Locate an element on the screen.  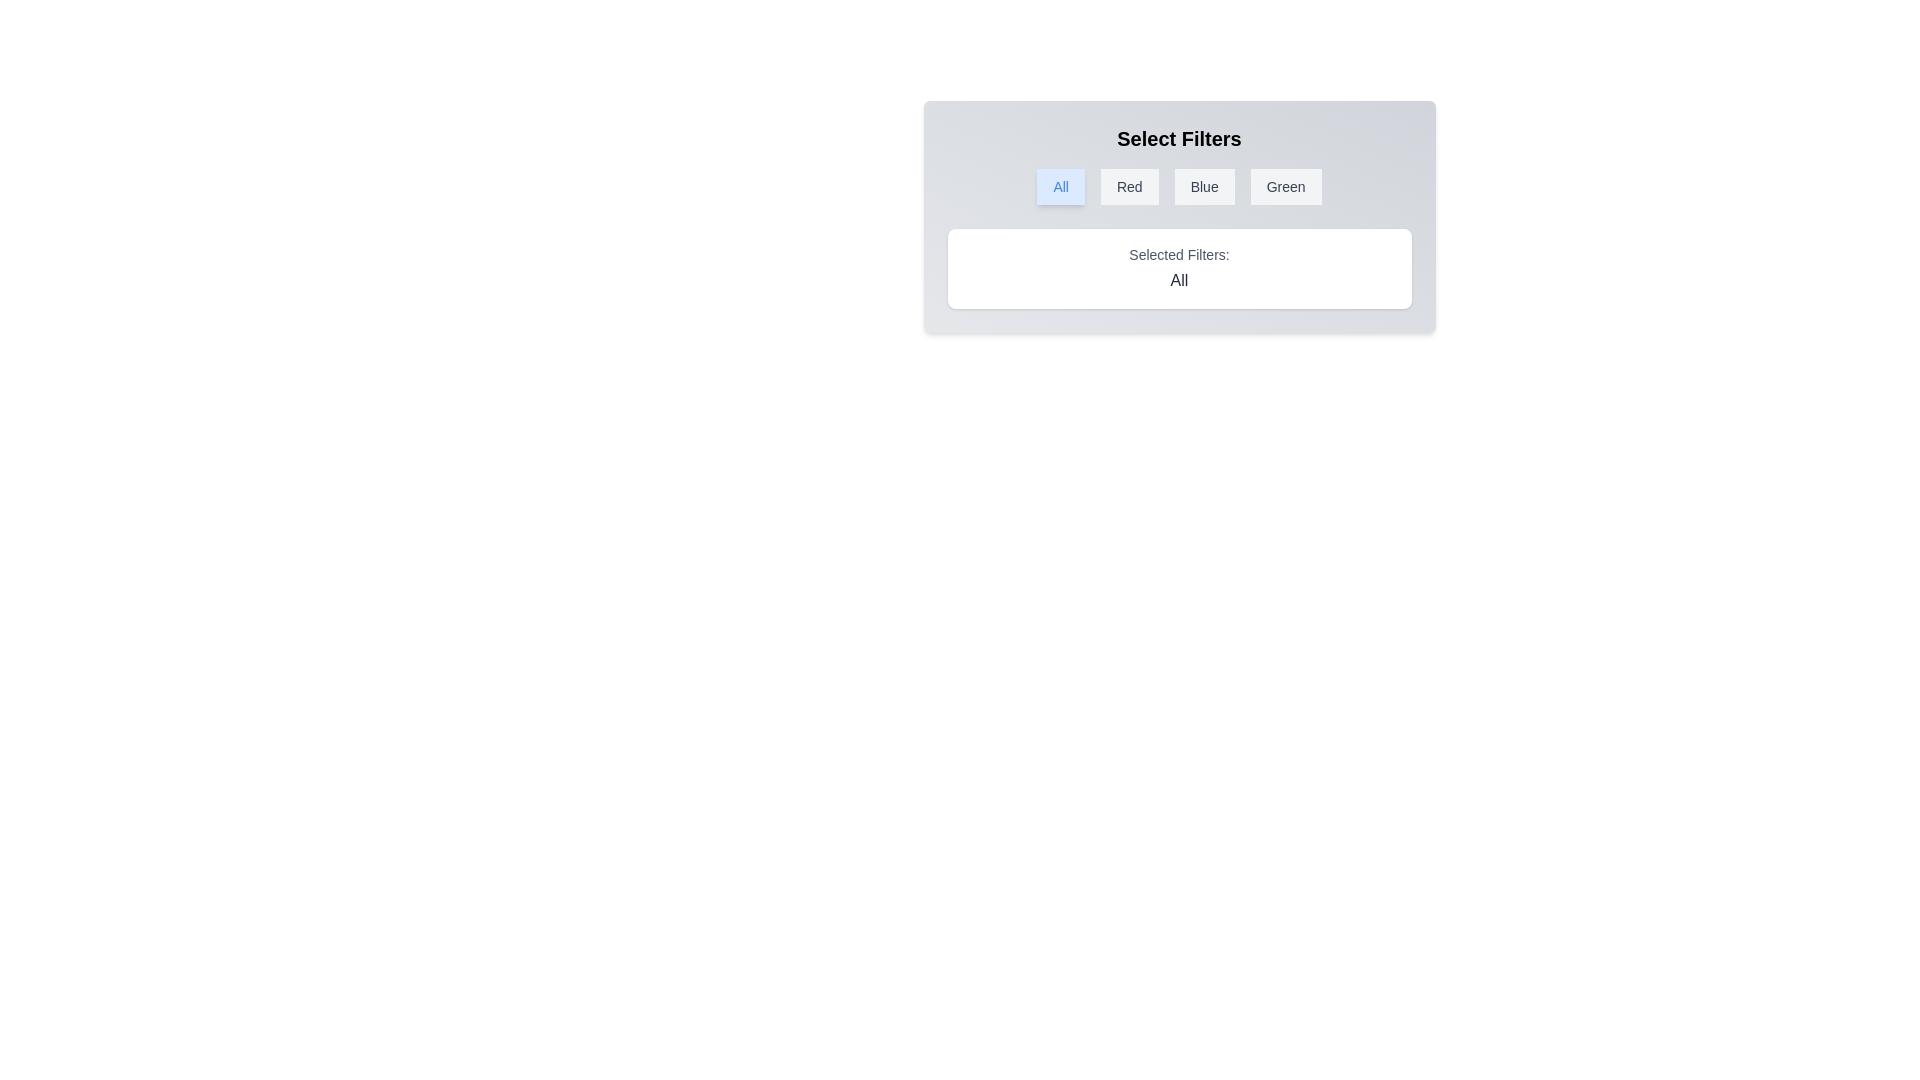
the filter button All is located at coordinates (1060, 186).